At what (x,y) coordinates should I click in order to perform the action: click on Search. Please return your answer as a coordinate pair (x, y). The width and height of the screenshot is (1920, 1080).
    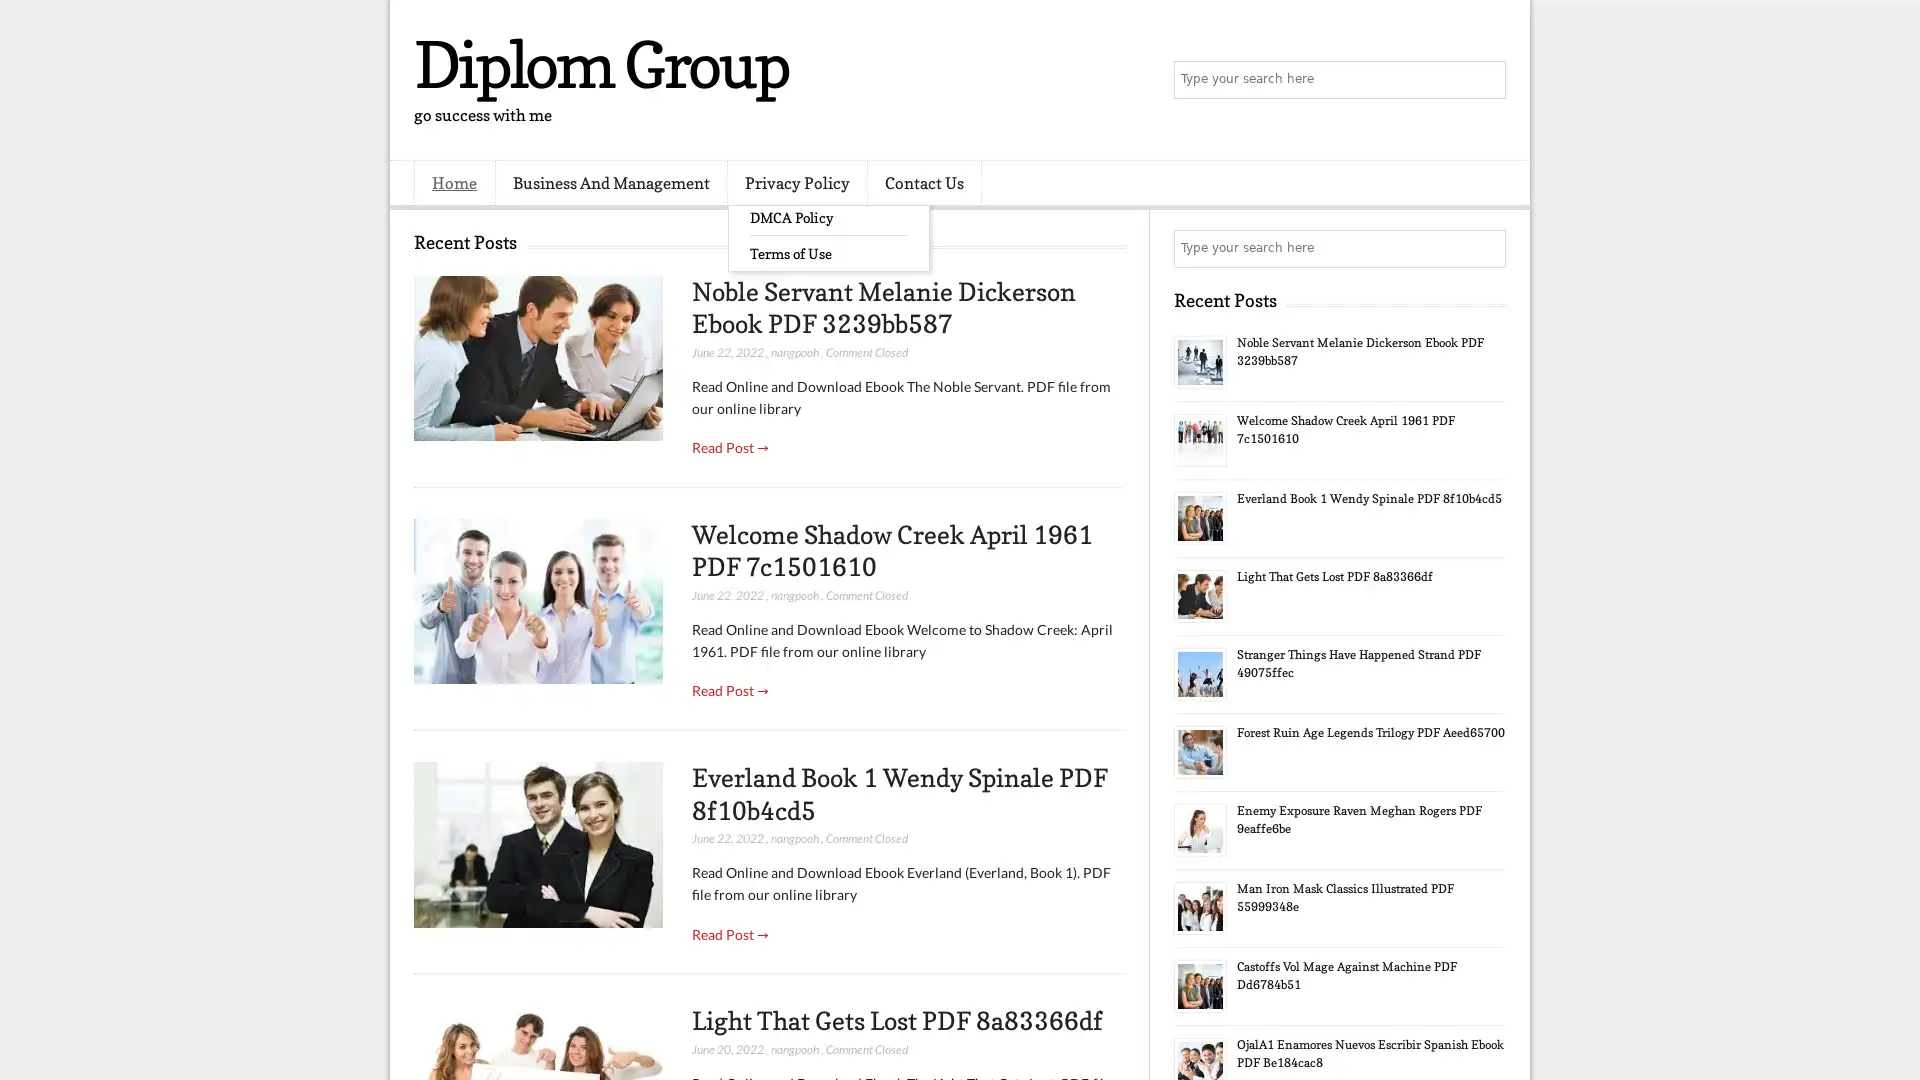
    Looking at the image, I should click on (1485, 248).